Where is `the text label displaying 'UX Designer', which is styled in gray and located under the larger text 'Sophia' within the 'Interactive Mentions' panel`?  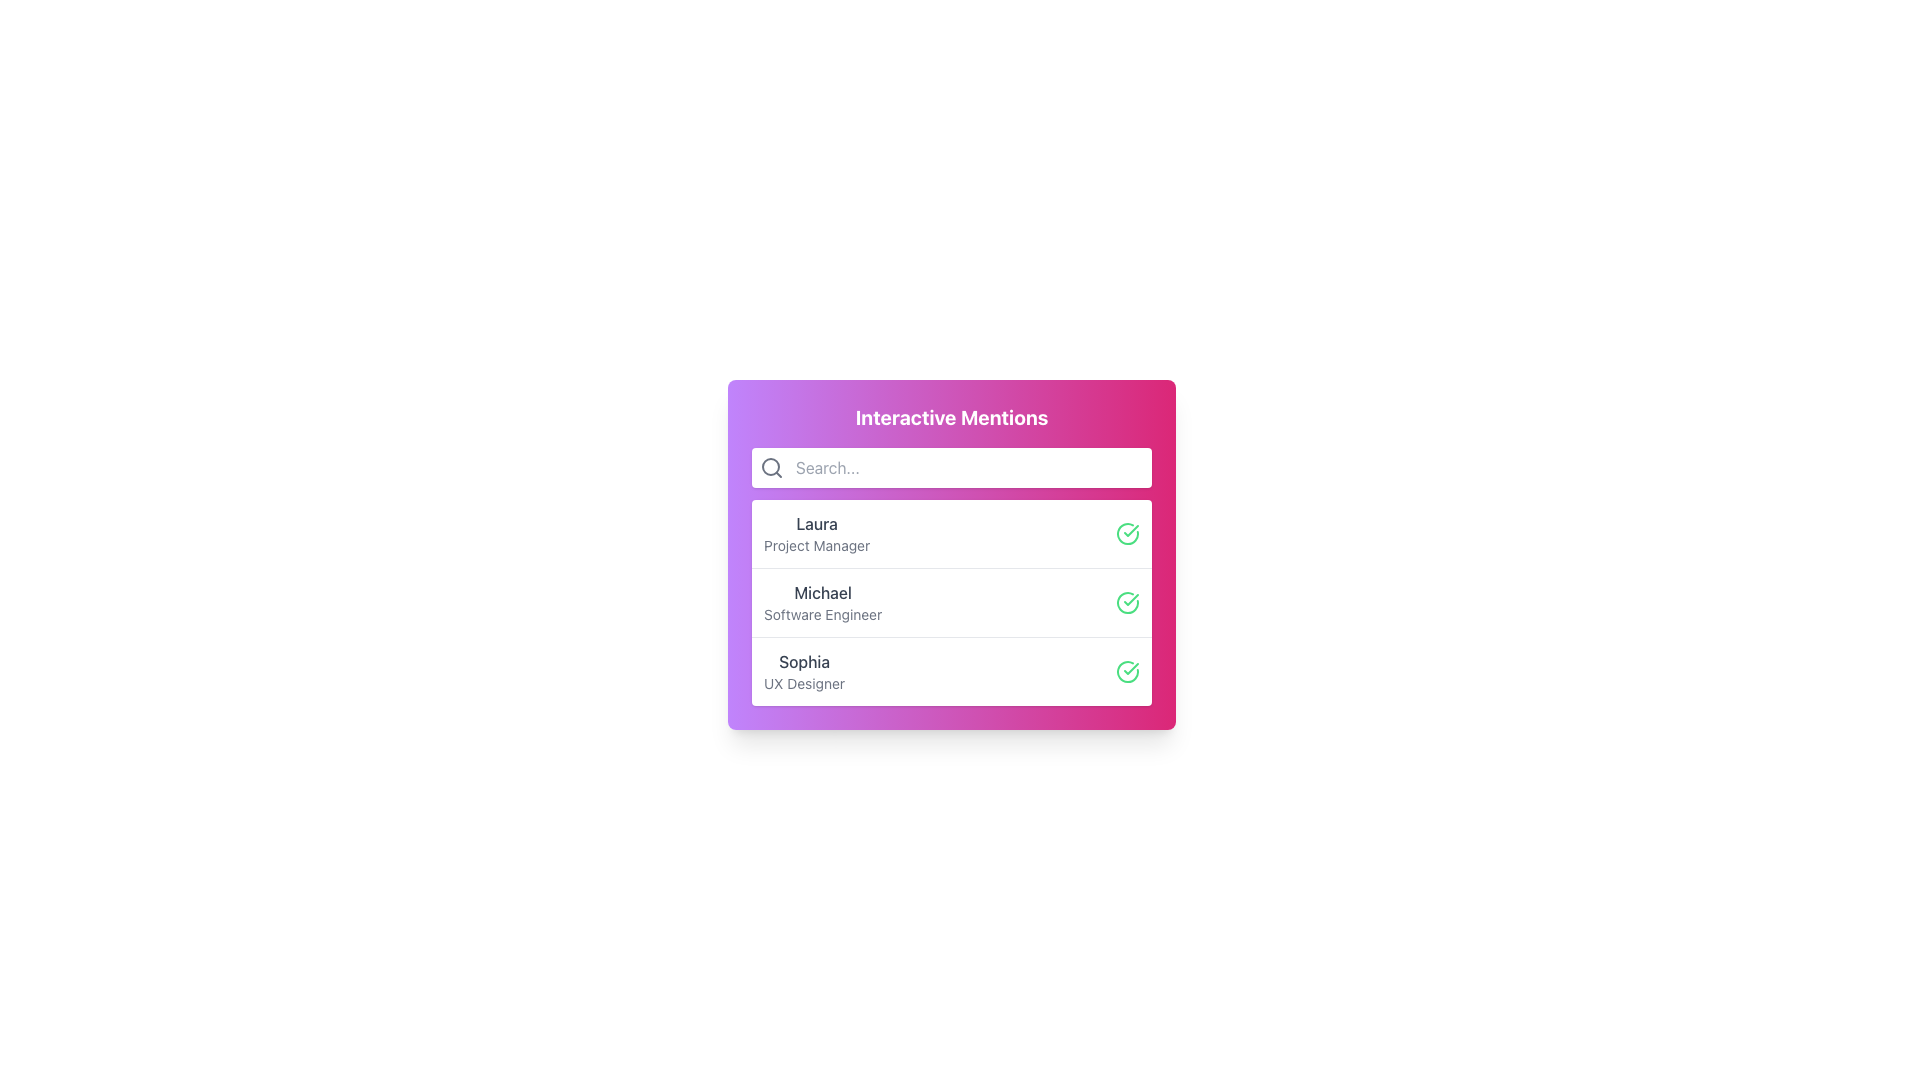
the text label displaying 'UX Designer', which is styled in gray and located under the larger text 'Sophia' within the 'Interactive Mentions' panel is located at coordinates (804, 682).